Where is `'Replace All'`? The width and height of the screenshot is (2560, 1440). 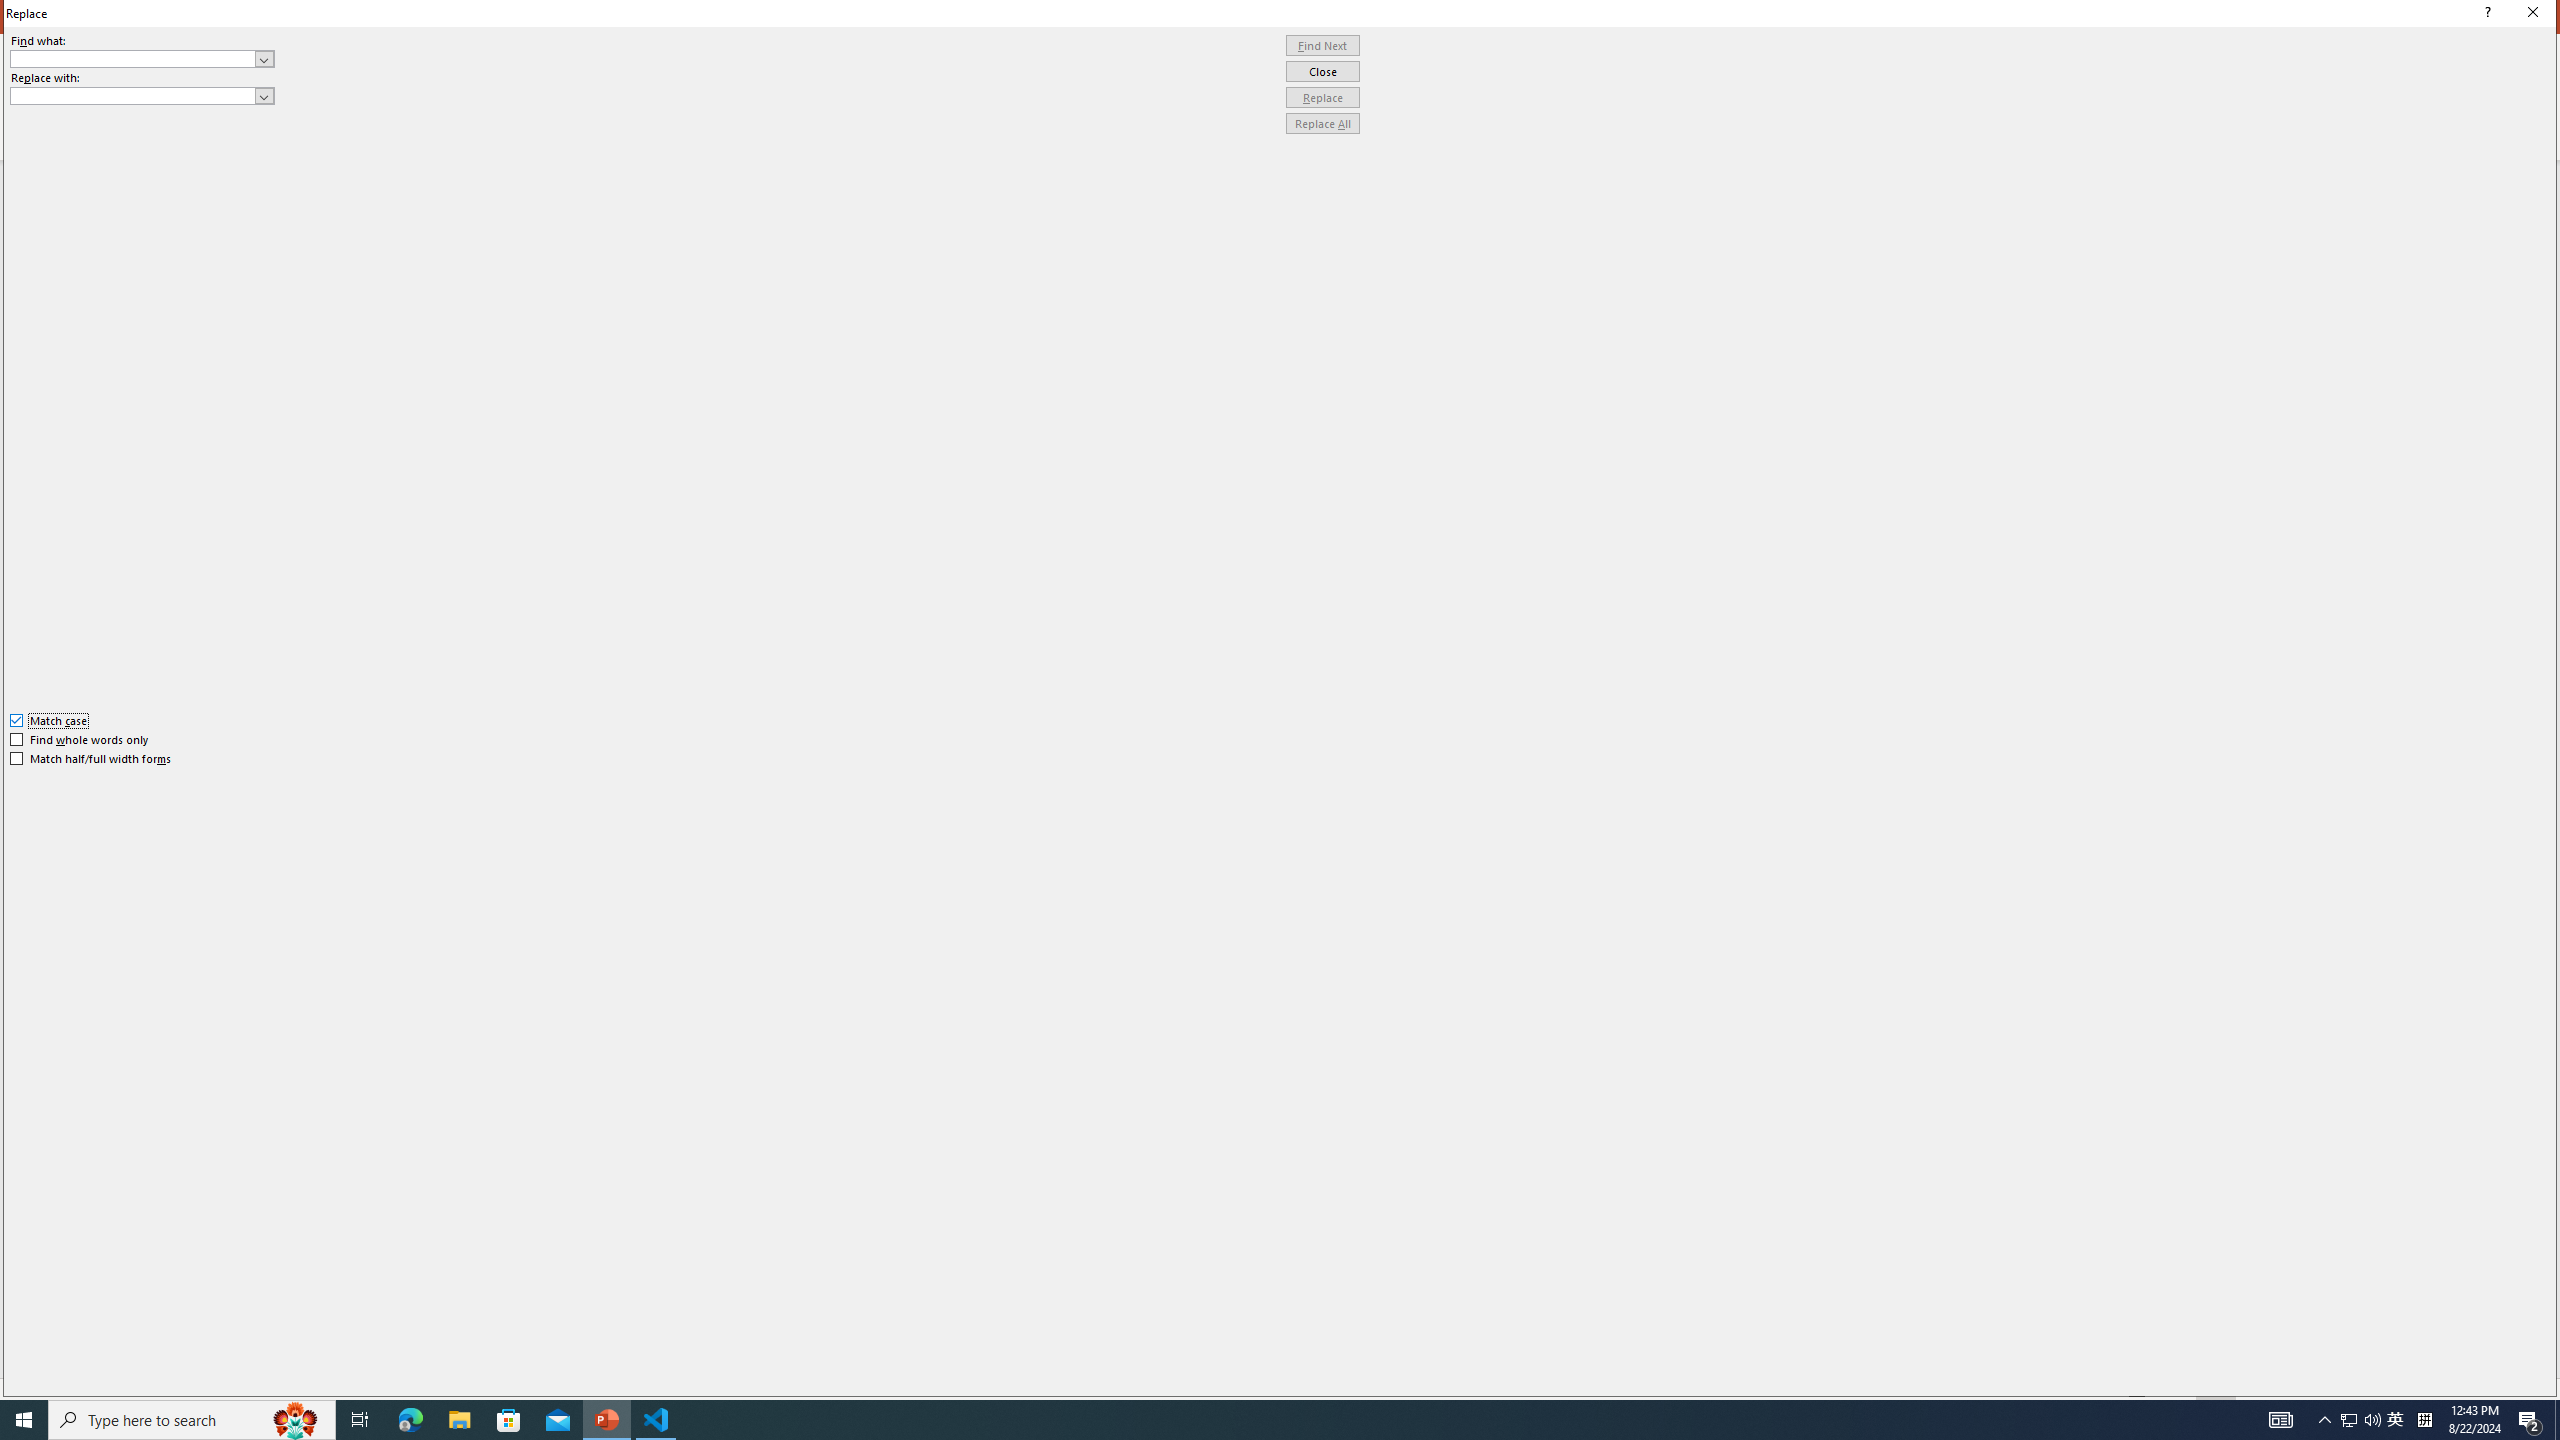
'Replace All' is located at coordinates (1322, 122).